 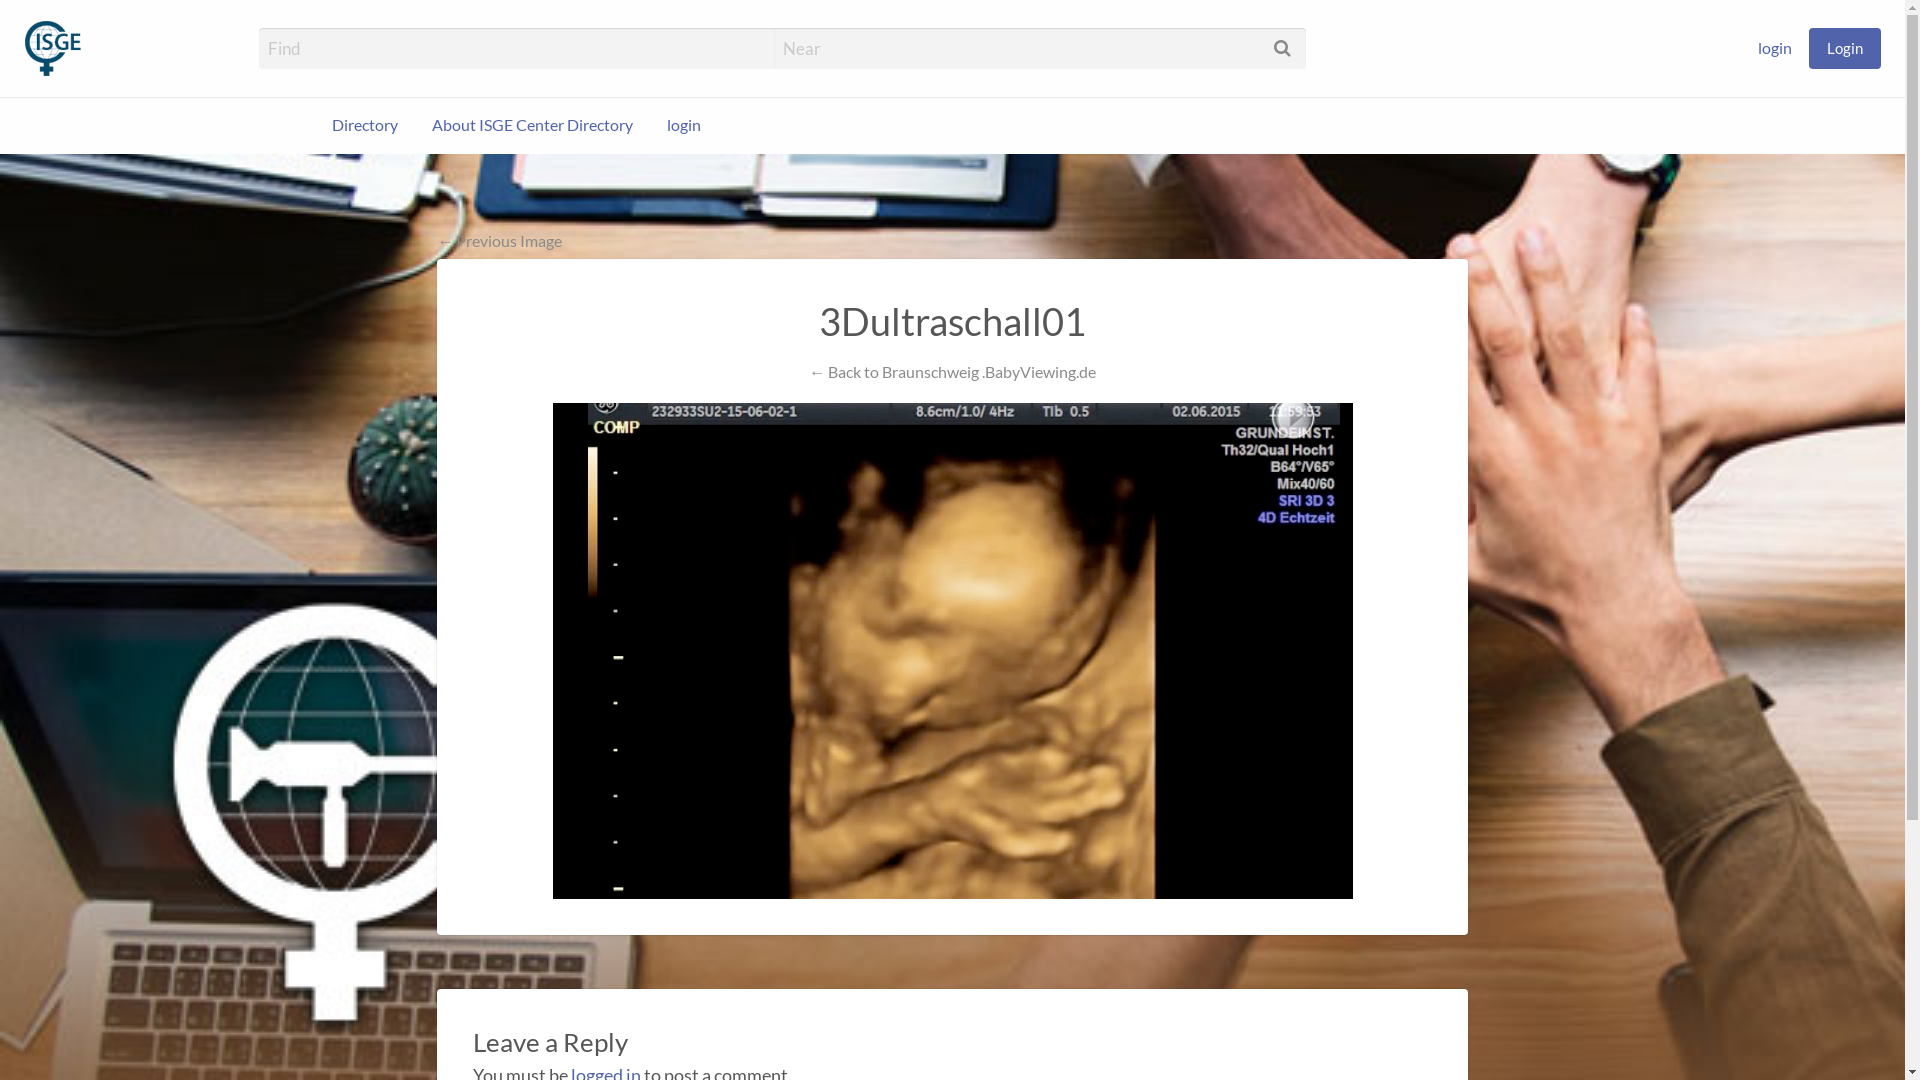 I want to click on 'About ISGE Center Directory', so click(x=532, y=125).